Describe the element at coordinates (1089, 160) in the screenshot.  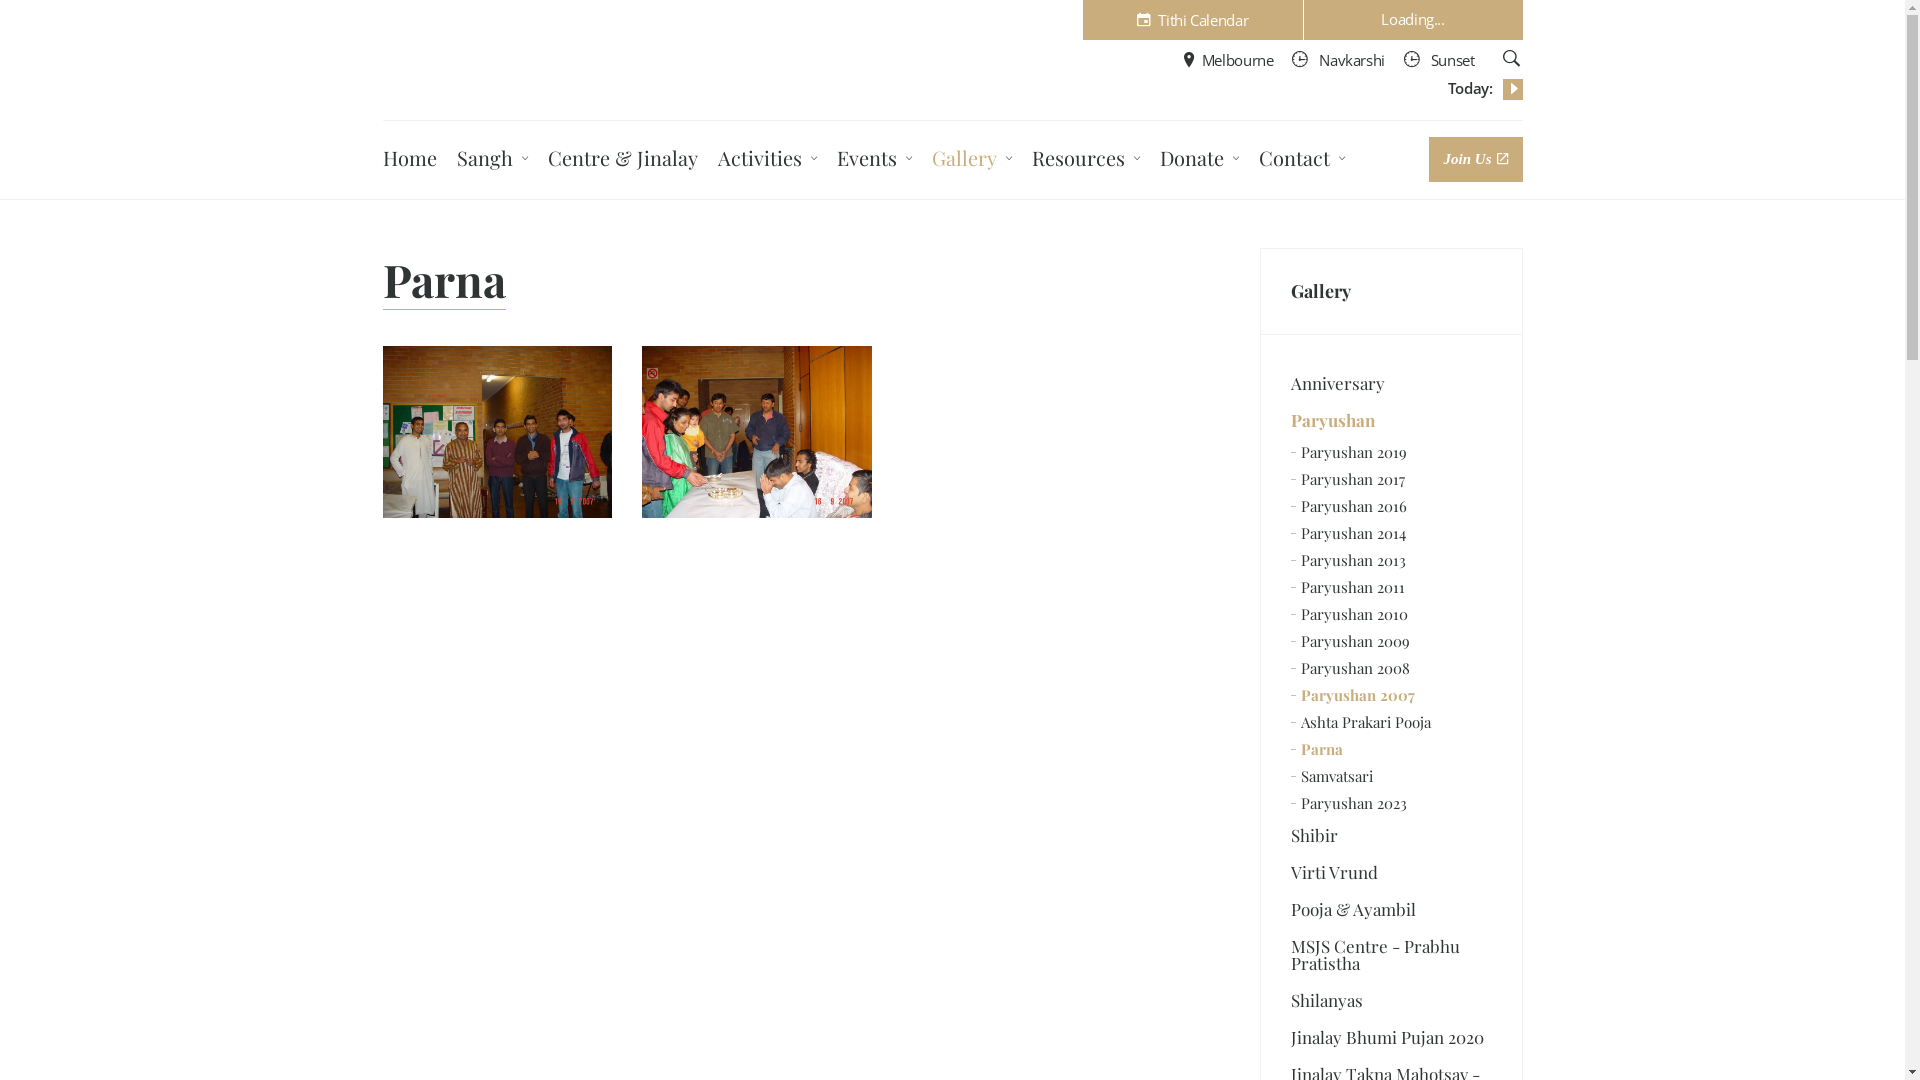
I see `'Resources'` at that location.